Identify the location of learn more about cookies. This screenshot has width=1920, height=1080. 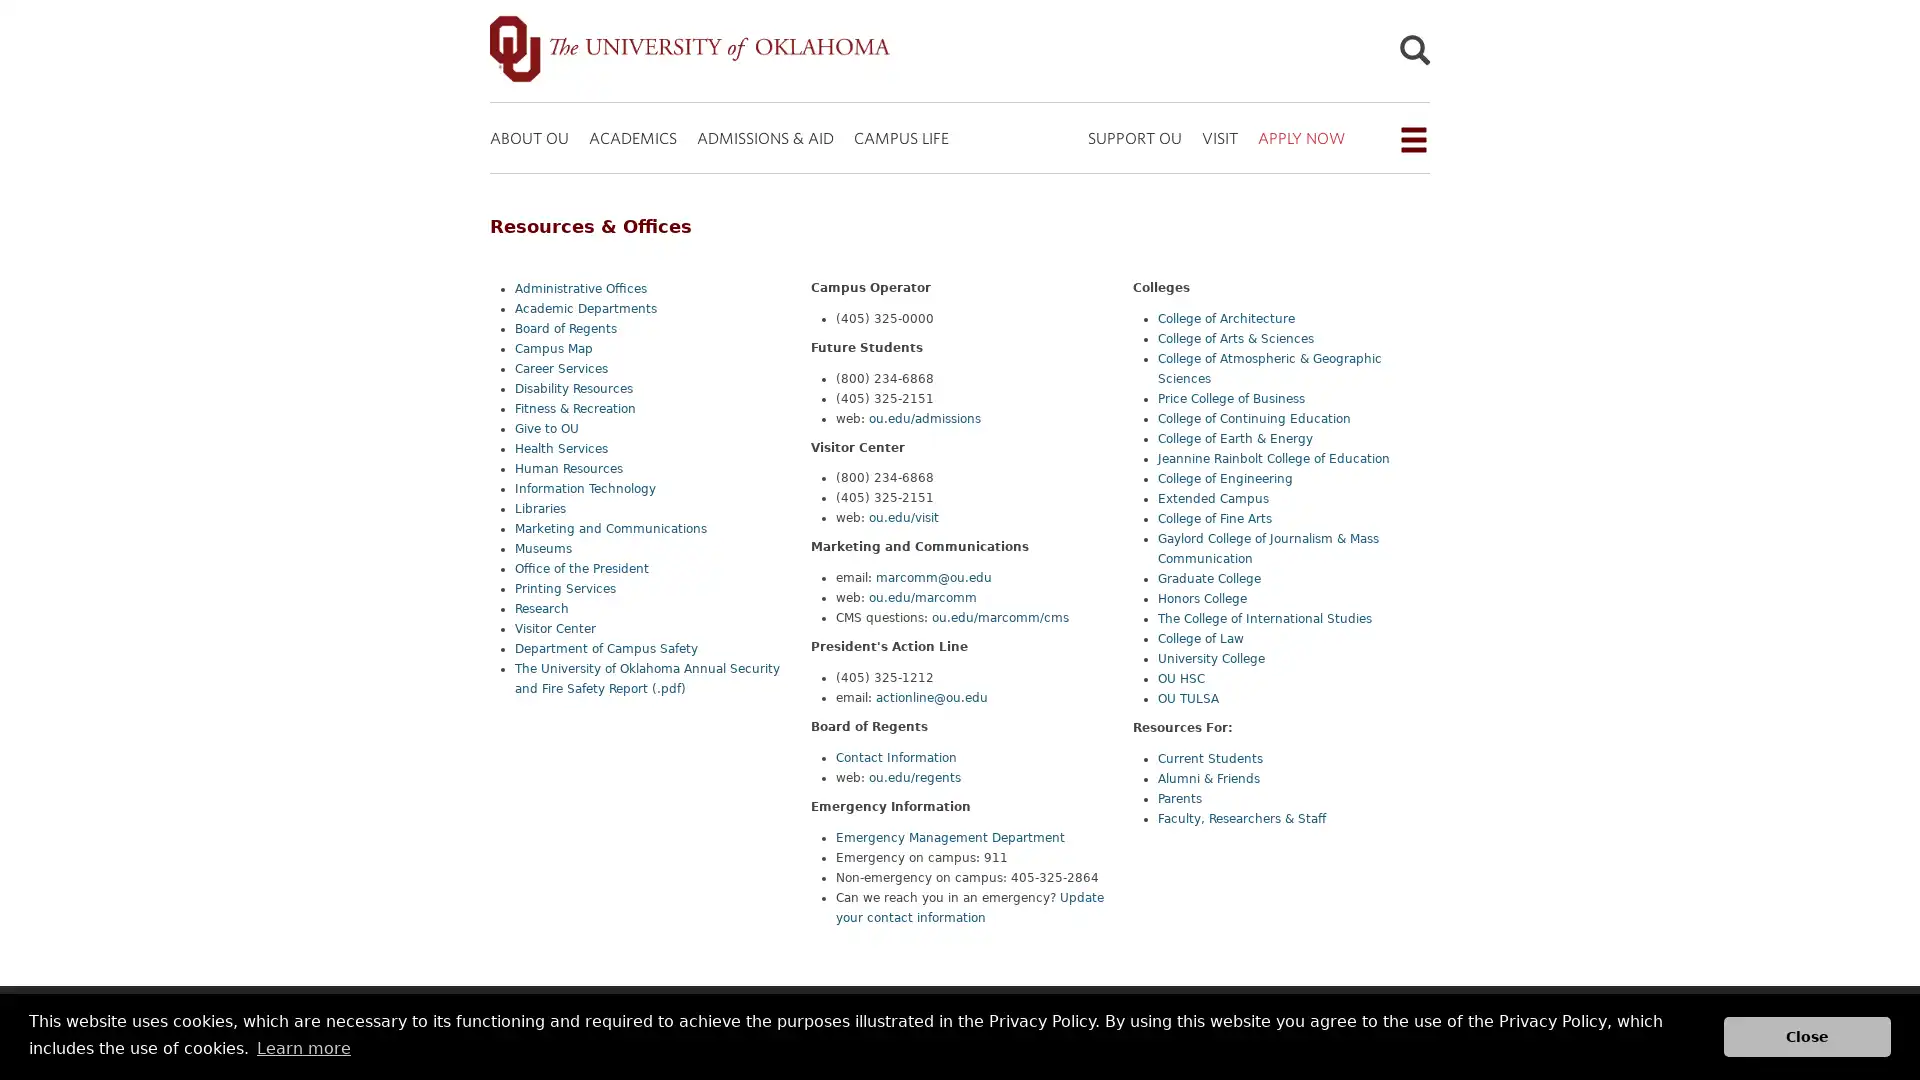
(302, 1047).